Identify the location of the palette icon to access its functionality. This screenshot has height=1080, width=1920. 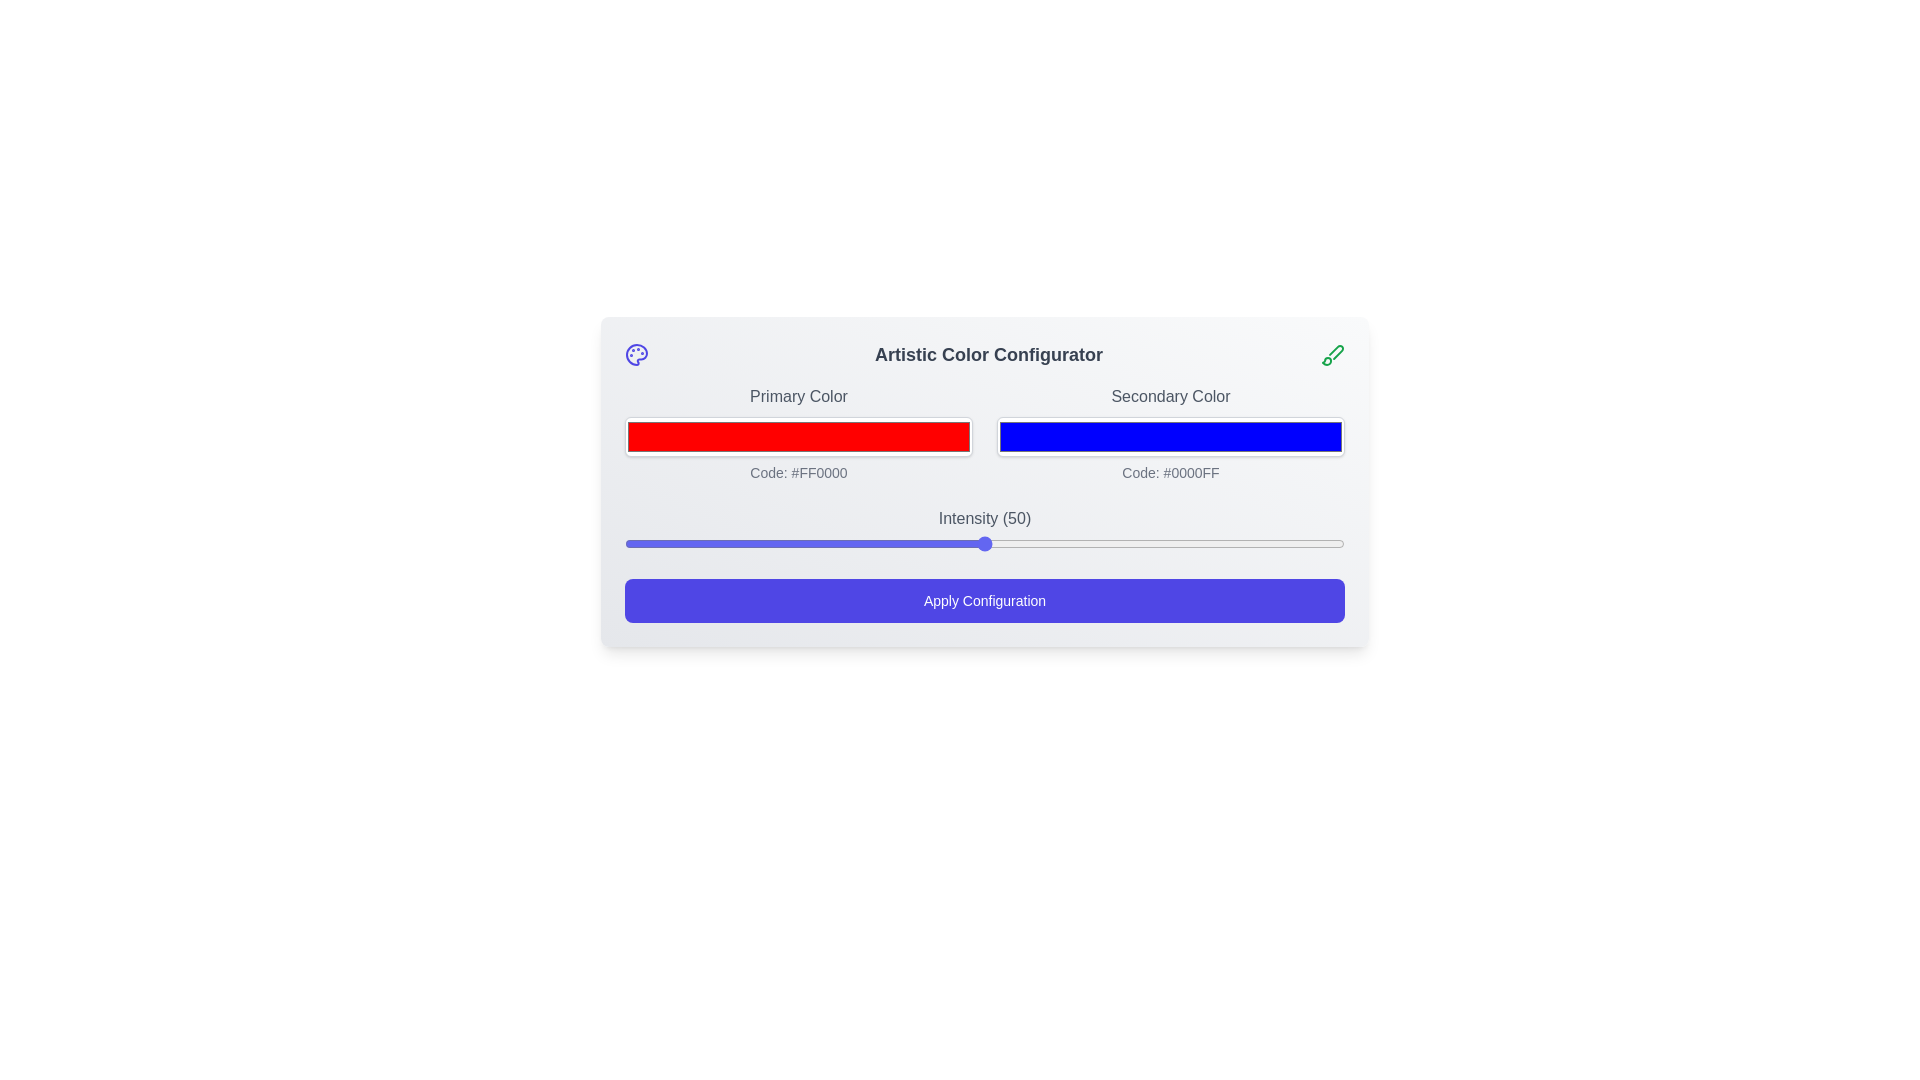
(636, 353).